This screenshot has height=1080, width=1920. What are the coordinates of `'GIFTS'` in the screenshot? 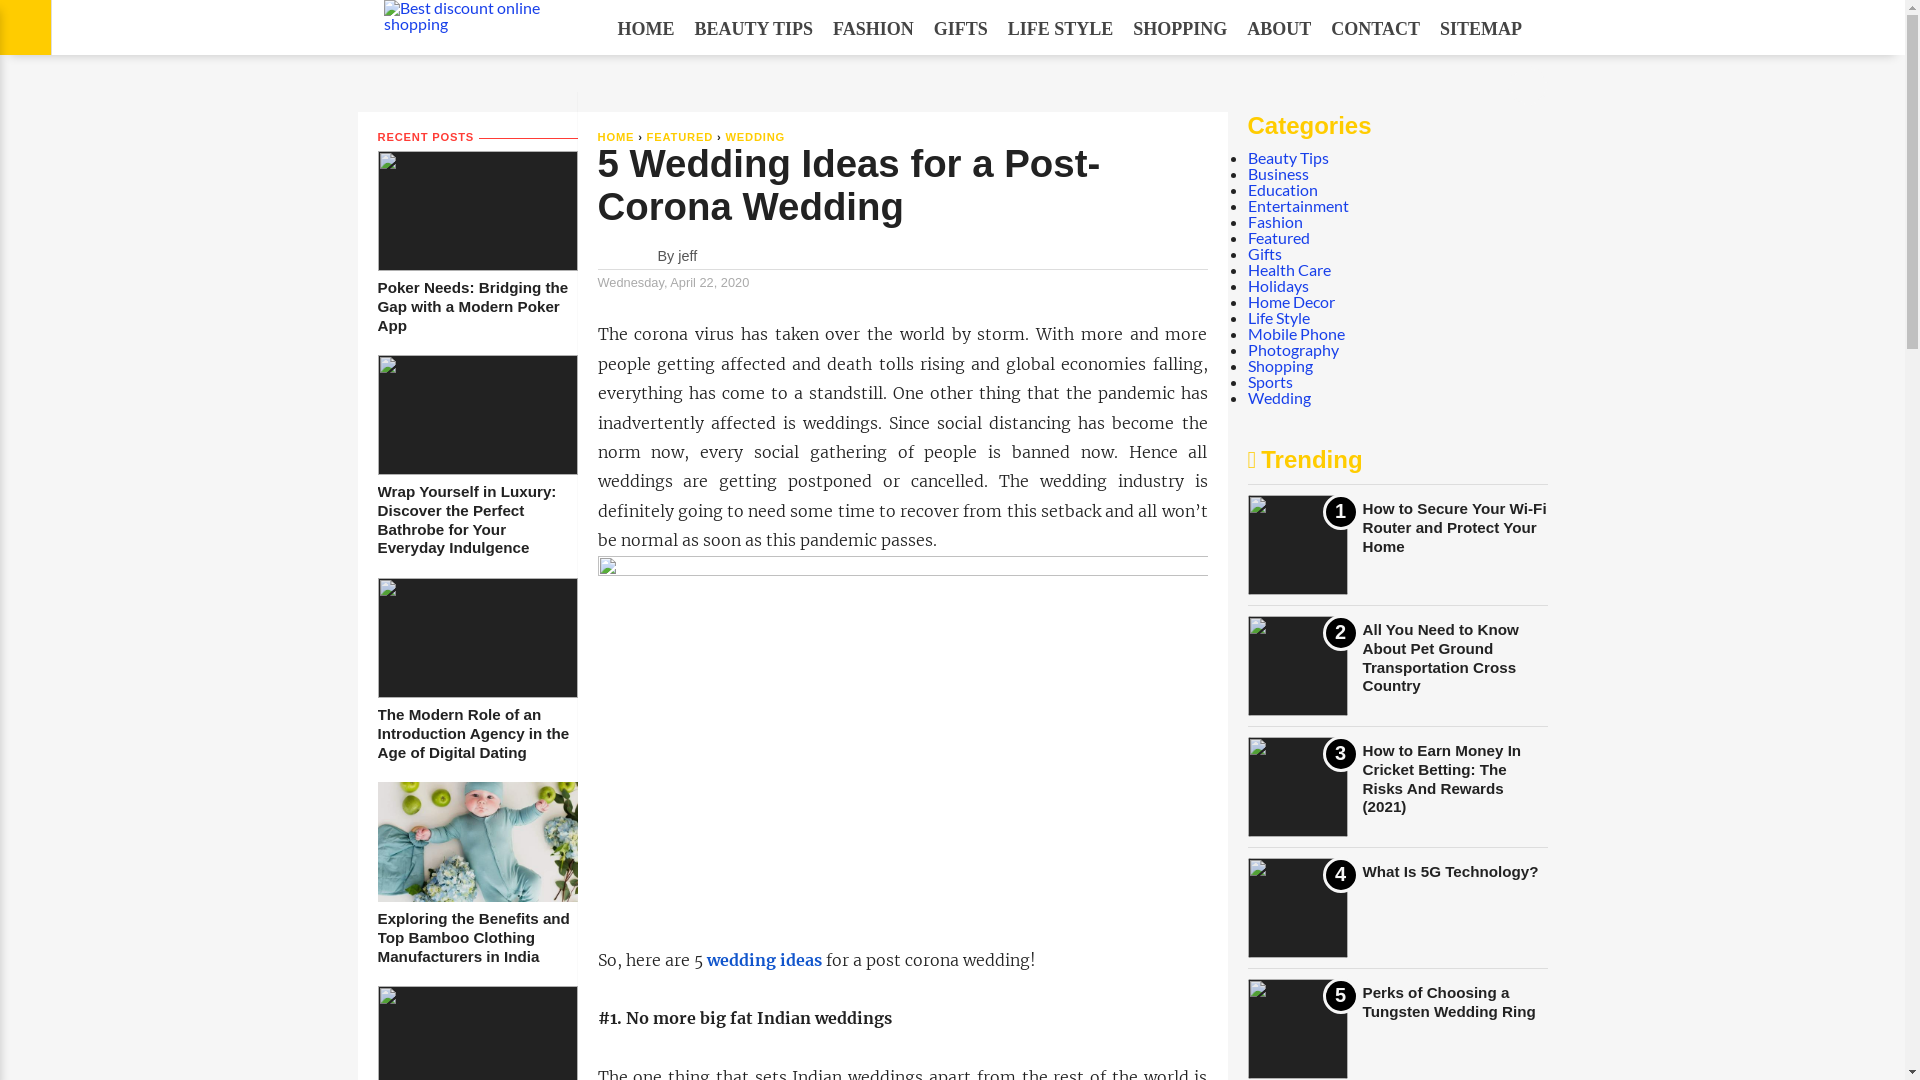 It's located at (923, 29).